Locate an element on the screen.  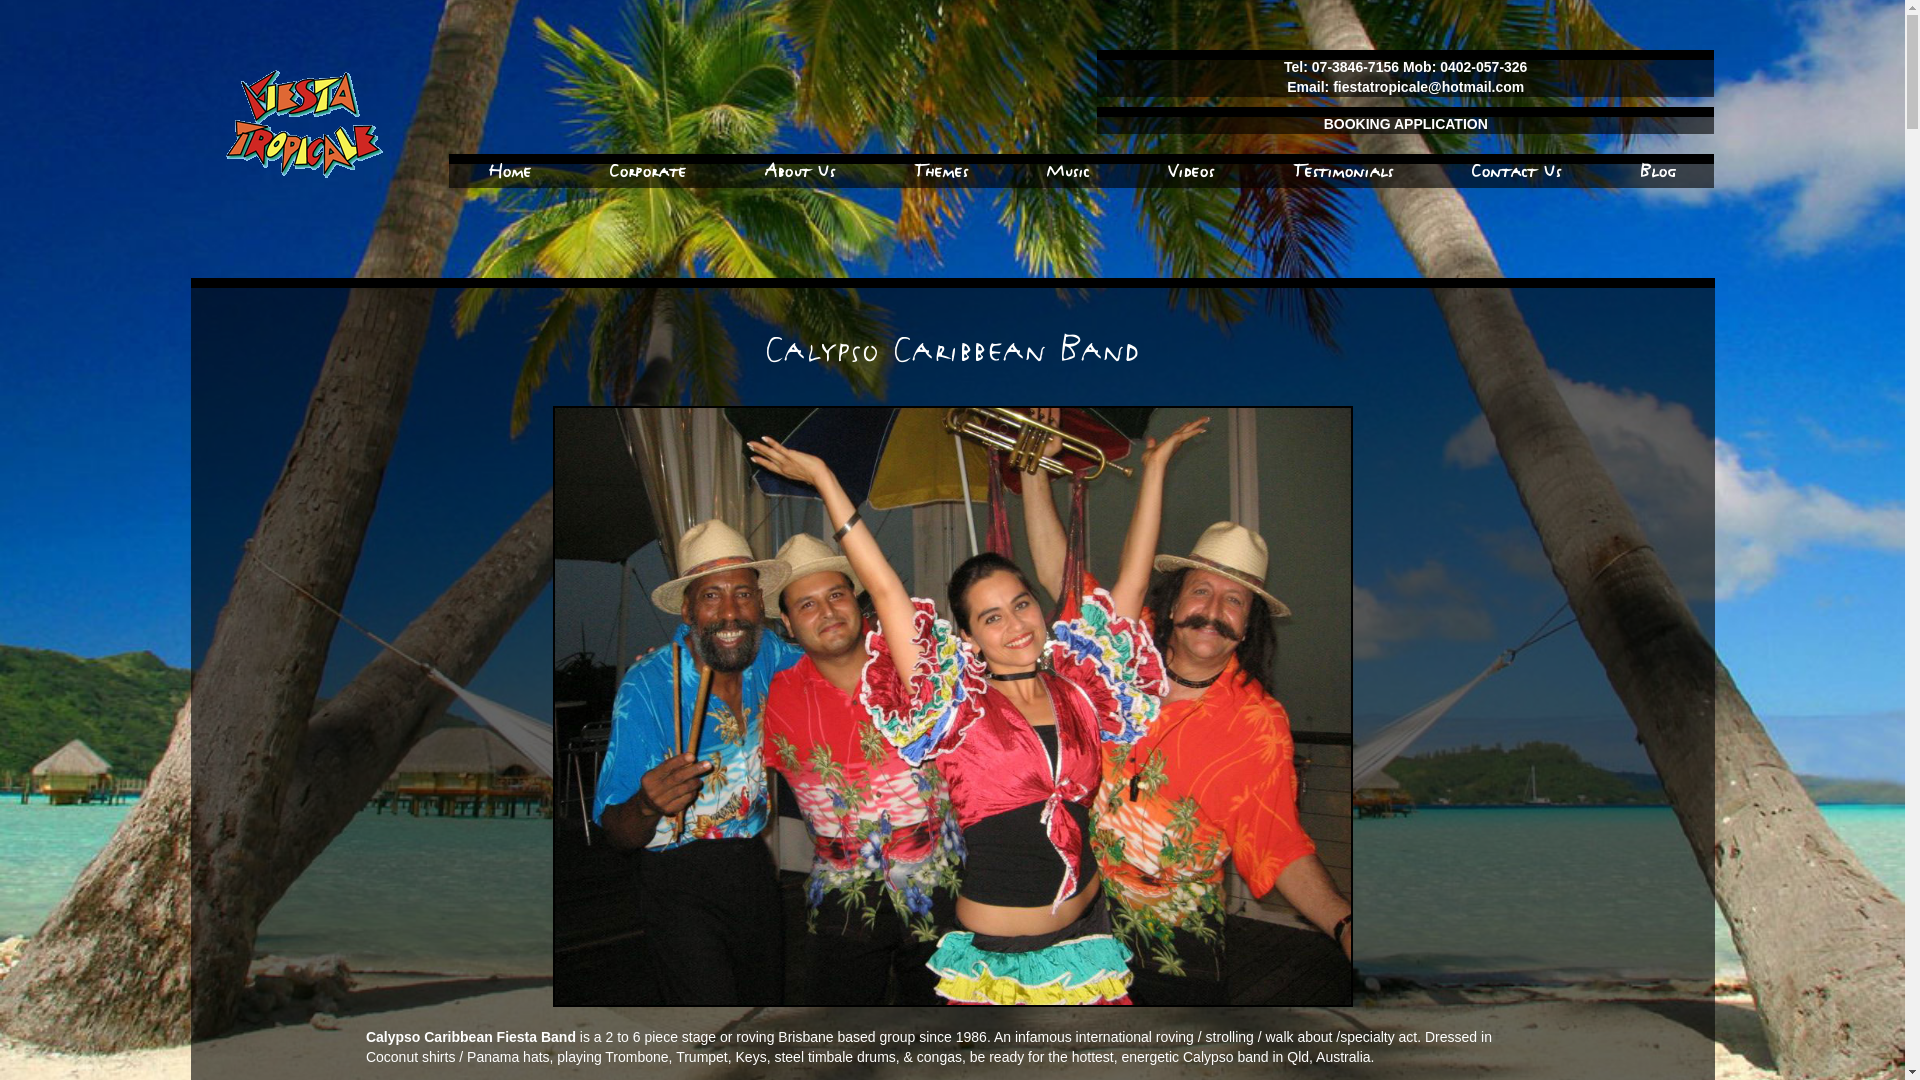
'07-3846-7156' is located at coordinates (1357, 65).